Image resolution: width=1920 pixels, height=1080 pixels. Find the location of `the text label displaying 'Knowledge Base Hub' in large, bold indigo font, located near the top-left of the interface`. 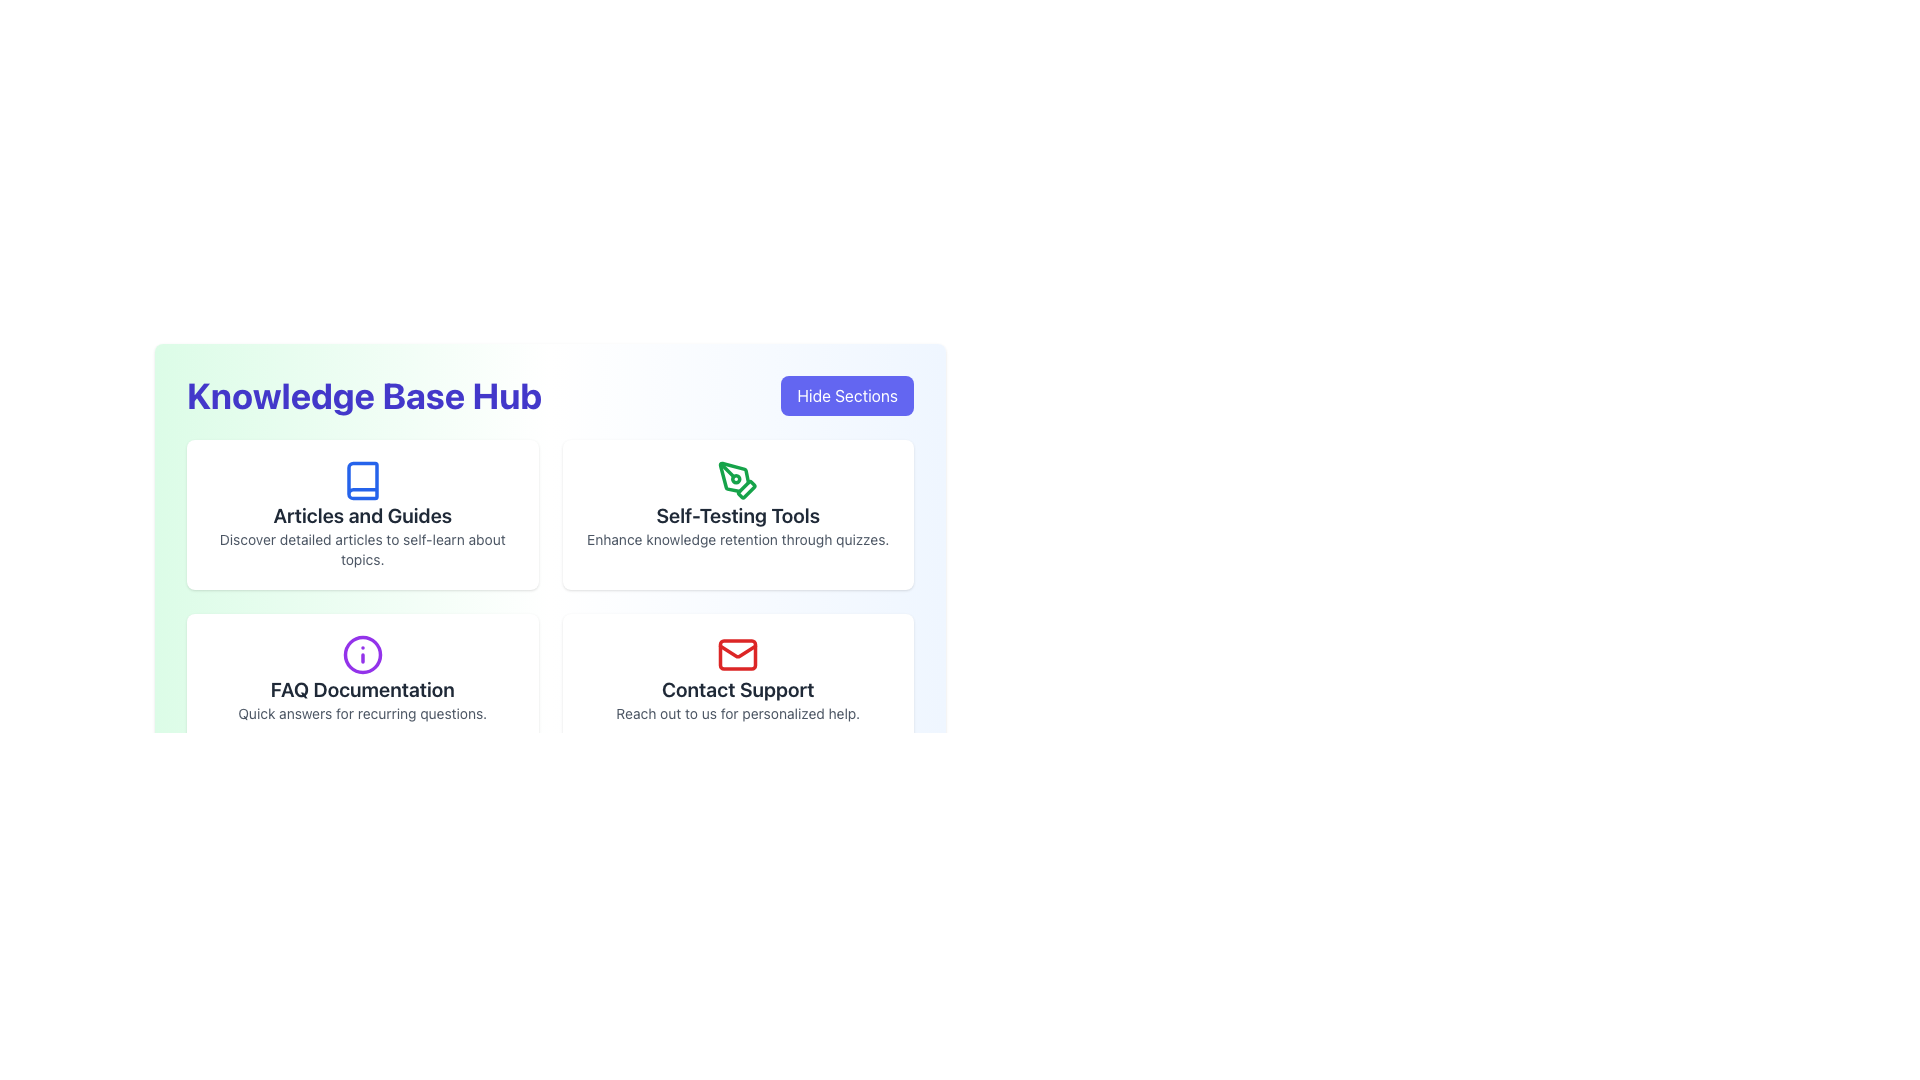

the text label displaying 'Knowledge Base Hub' in large, bold indigo font, located near the top-left of the interface is located at coordinates (364, 396).